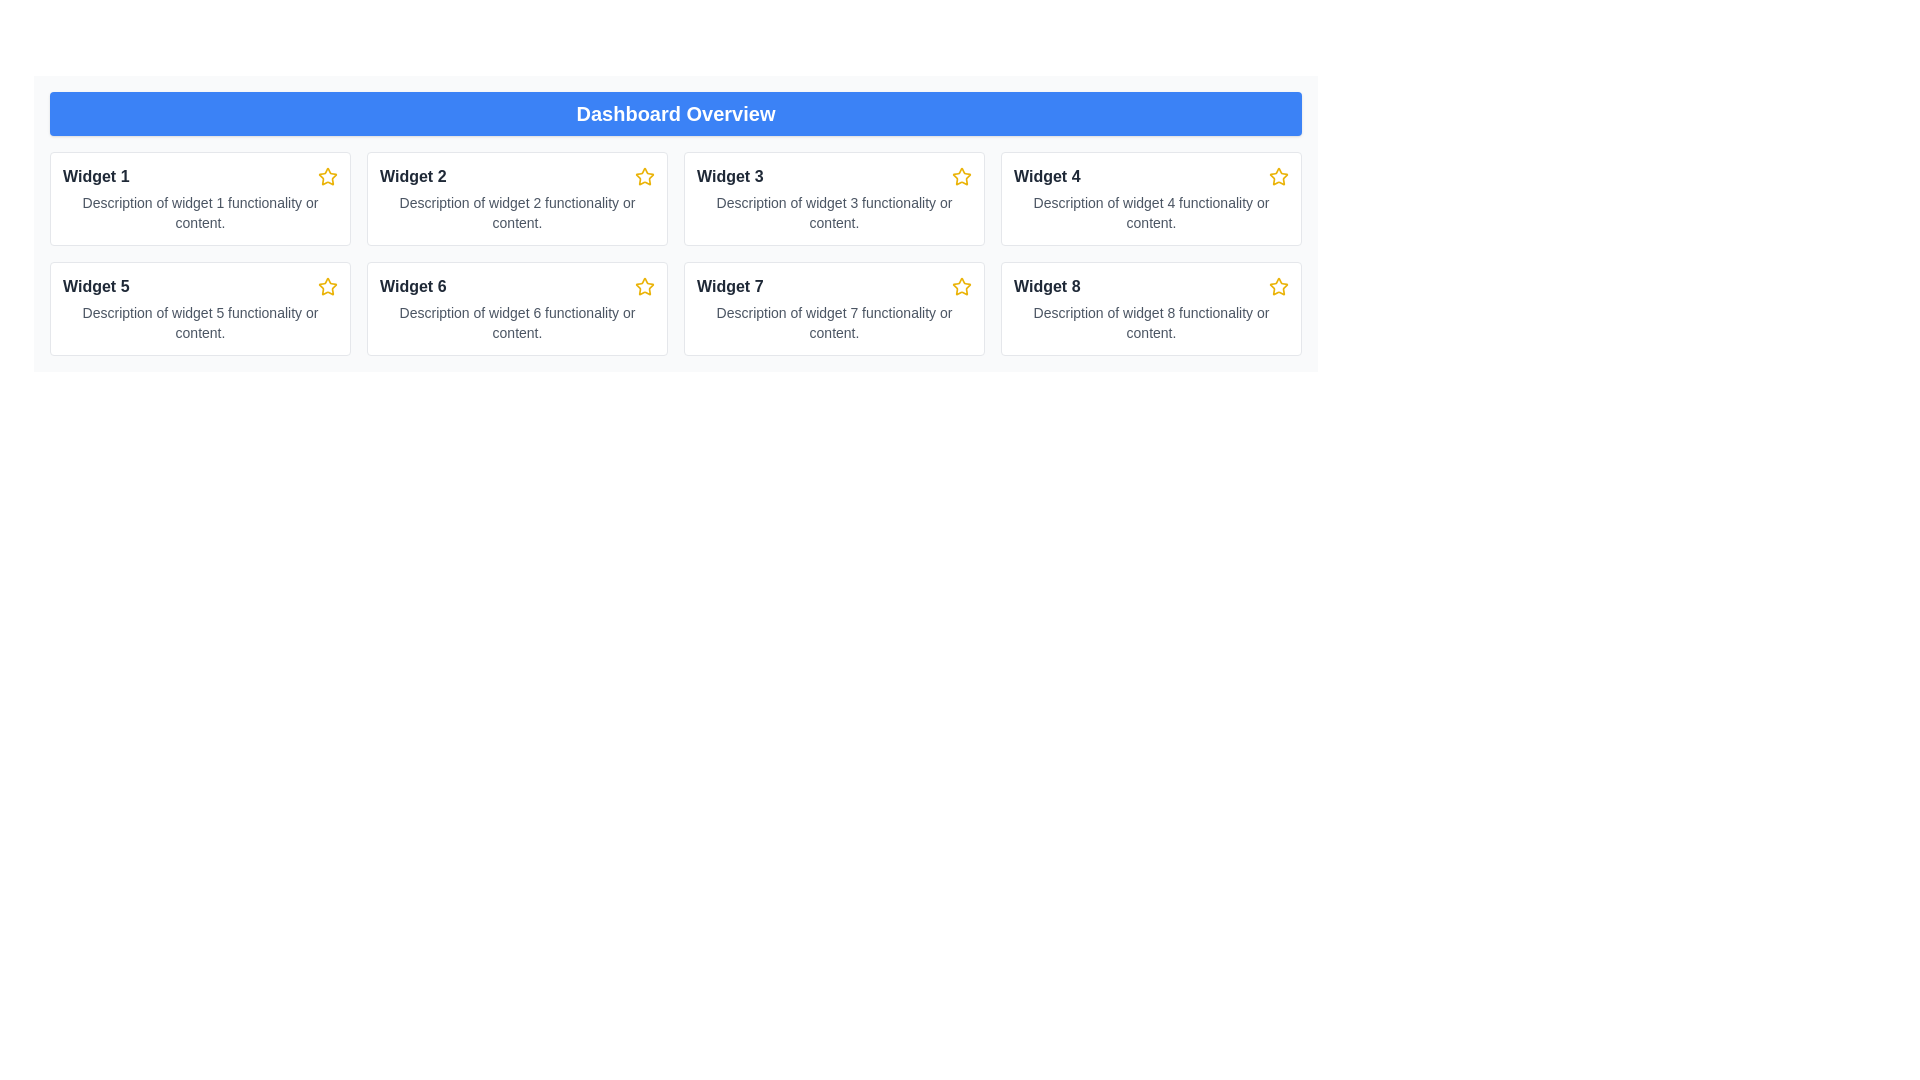 The image size is (1920, 1080). Describe the element at coordinates (961, 176) in the screenshot. I see `the yellow star-shaped icon with a thin stroke in the far-right area of 'Widget 3'` at that location.